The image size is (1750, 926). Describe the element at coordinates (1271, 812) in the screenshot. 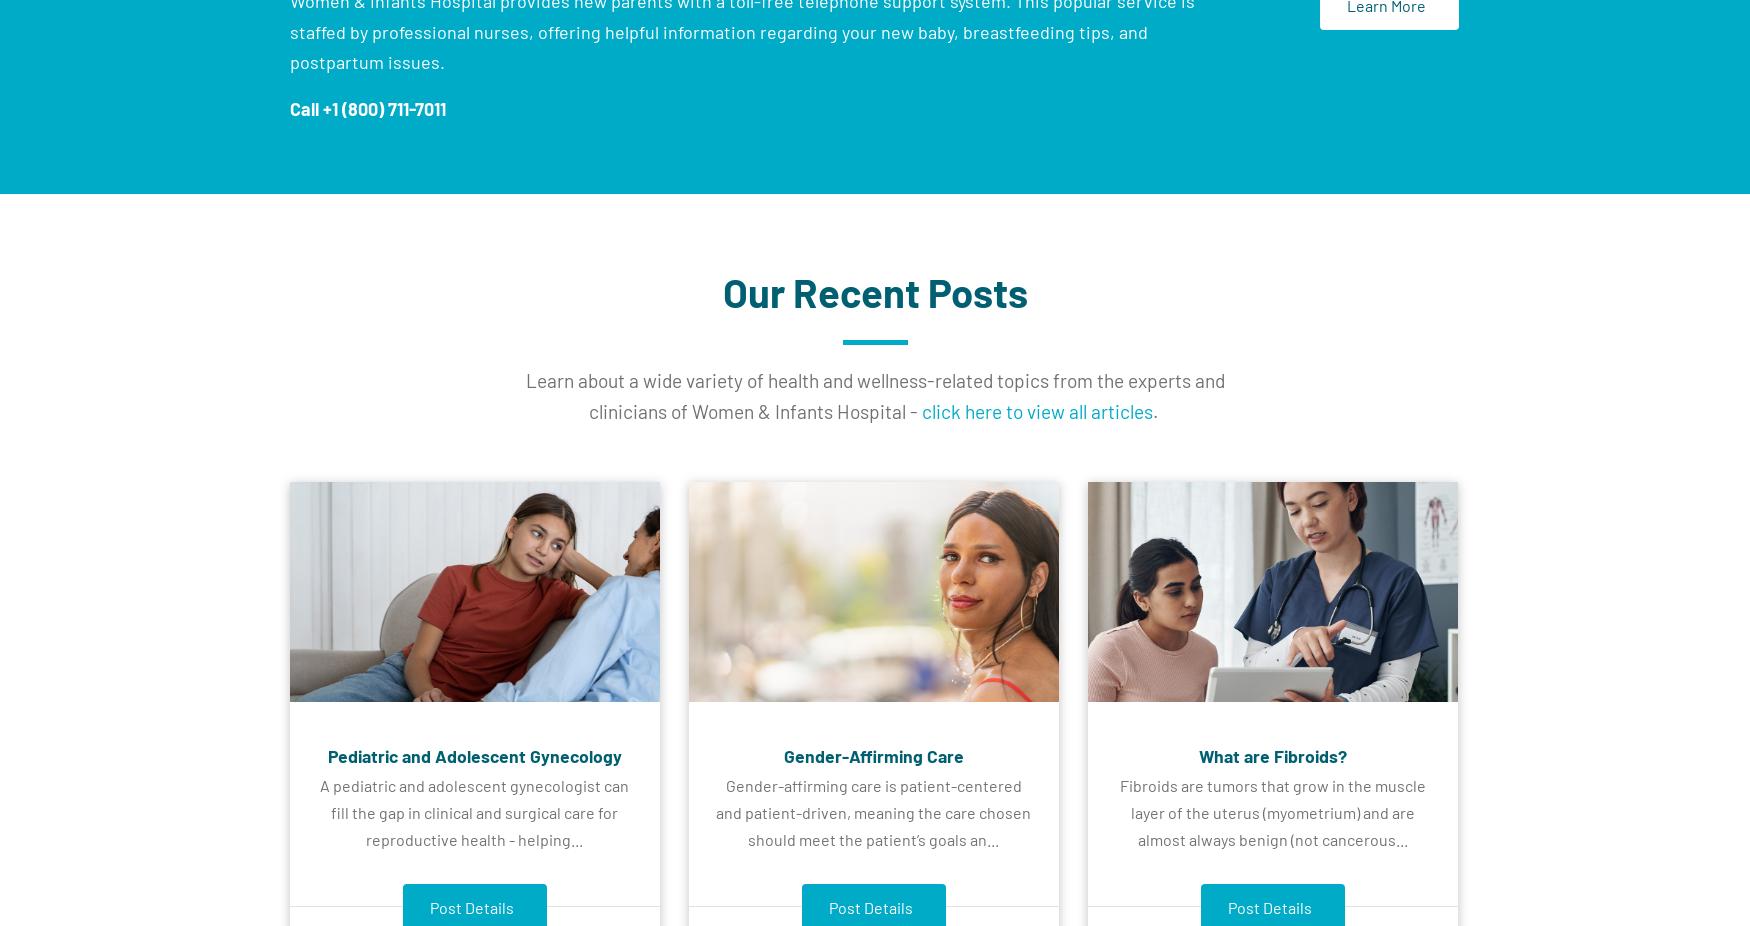

I see `'Fibroids are tumors that grow in the muscle layer of the uterus (myometrium) and are almost always benign (not cancerous...'` at that location.